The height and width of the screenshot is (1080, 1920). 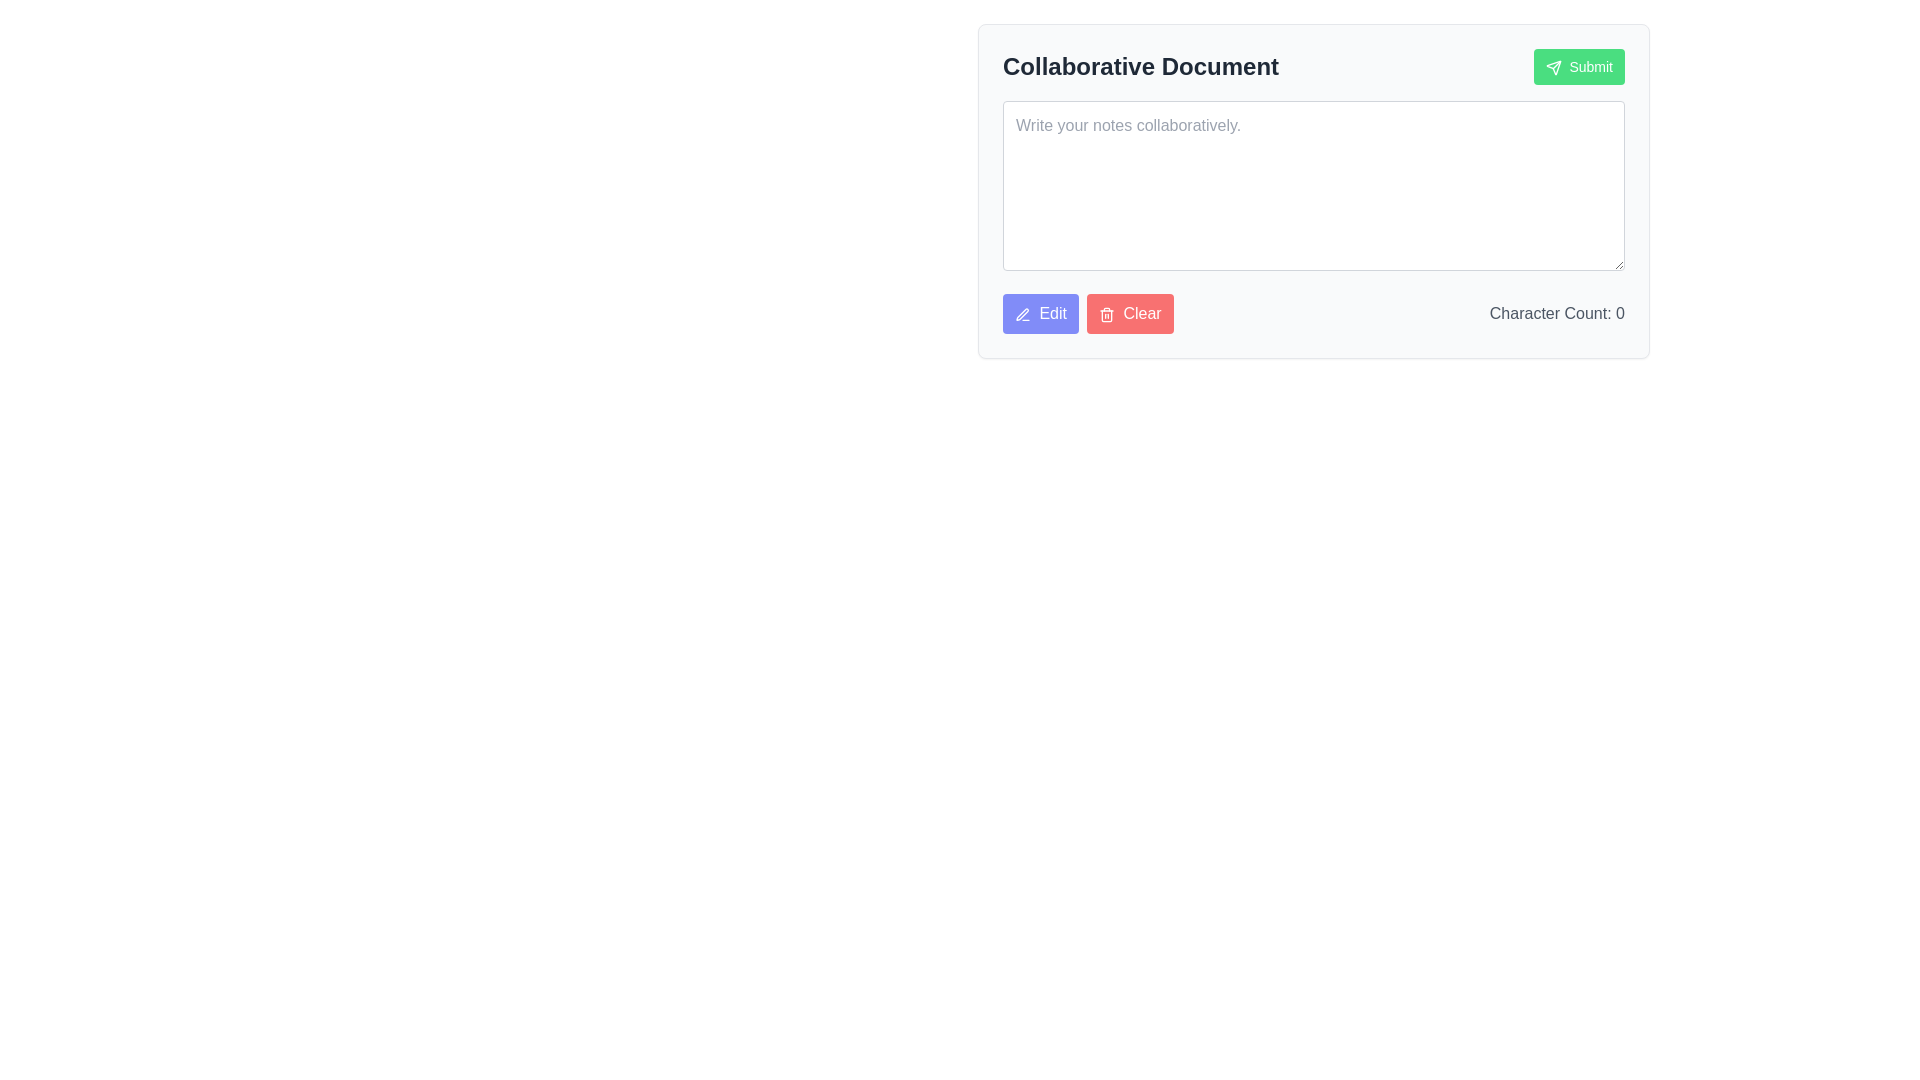 What do you see at coordinates (1040, 313) in the screenshot?
I see `the 'Edit' button with a blue background and white text` at bounding box center [1040, 313].